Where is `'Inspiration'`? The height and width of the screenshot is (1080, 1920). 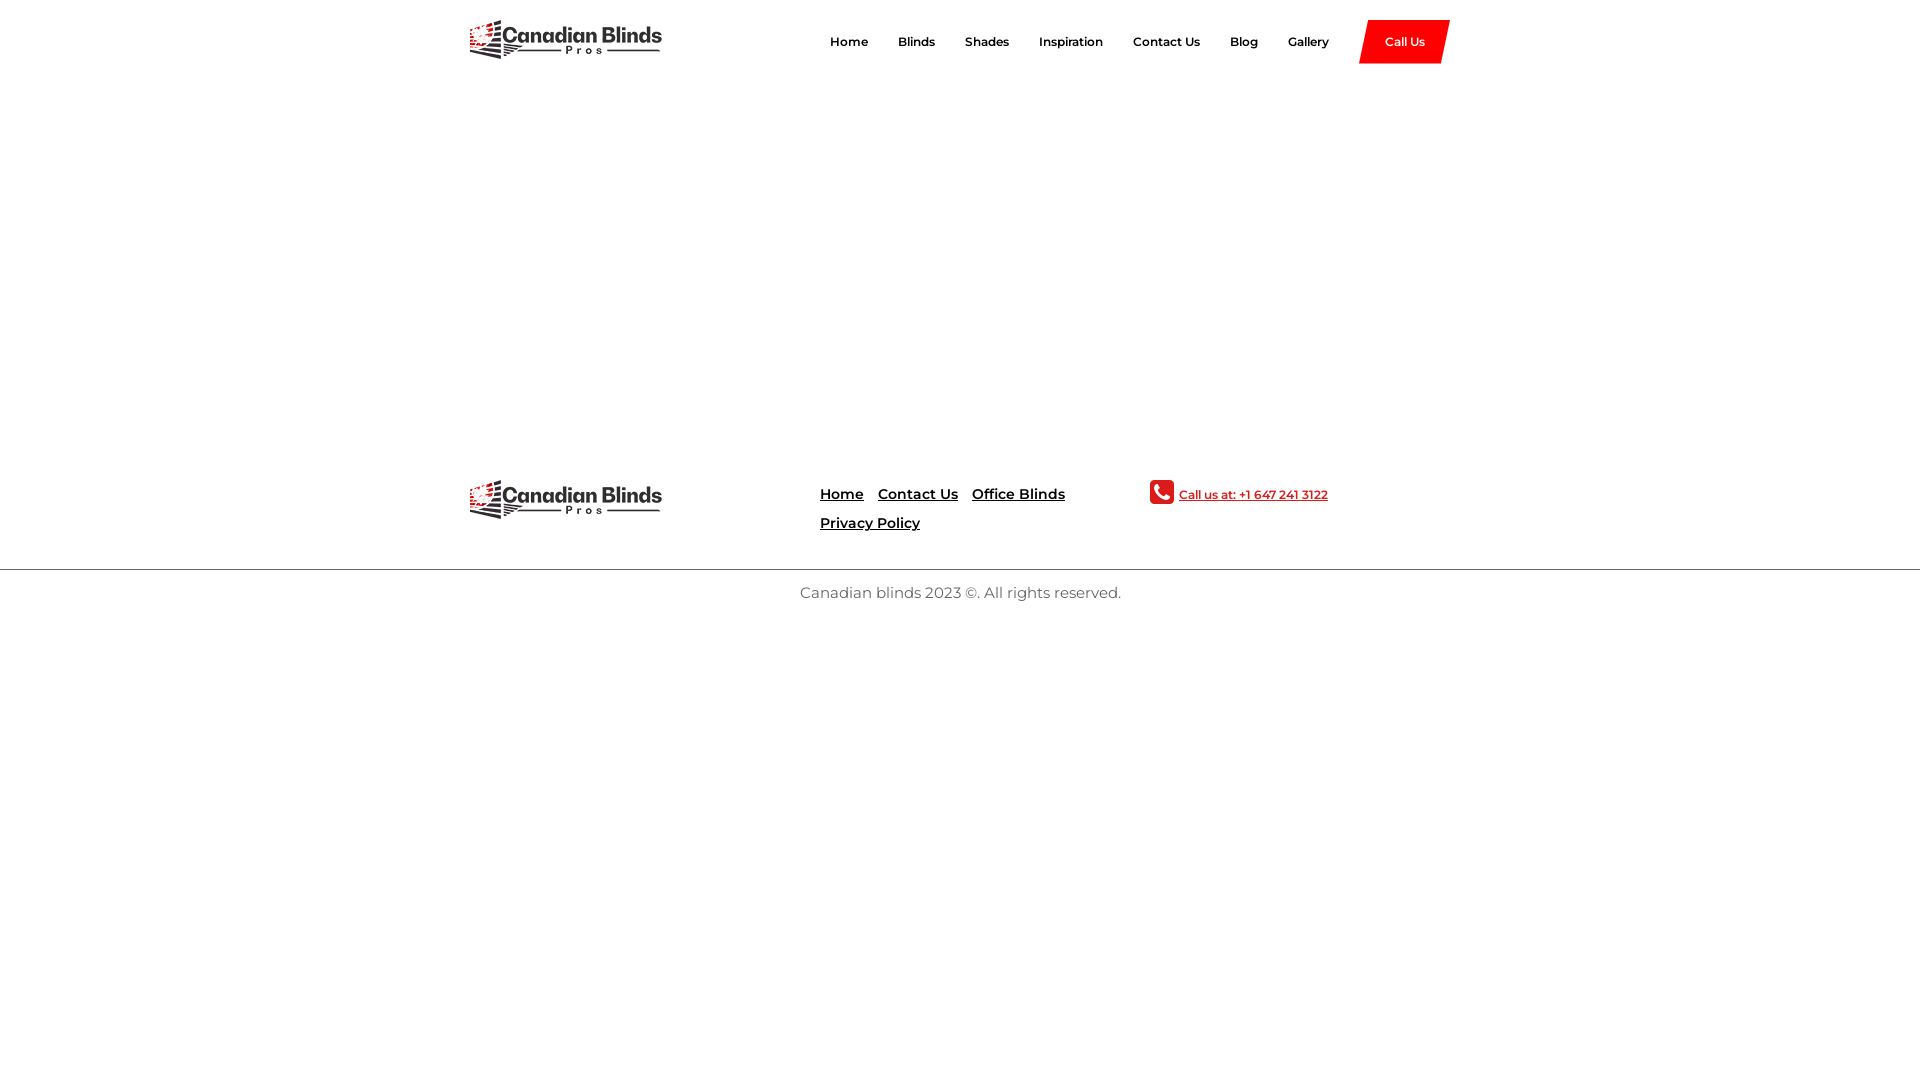 'Inspiration' is located at coordinates (1008, 42).